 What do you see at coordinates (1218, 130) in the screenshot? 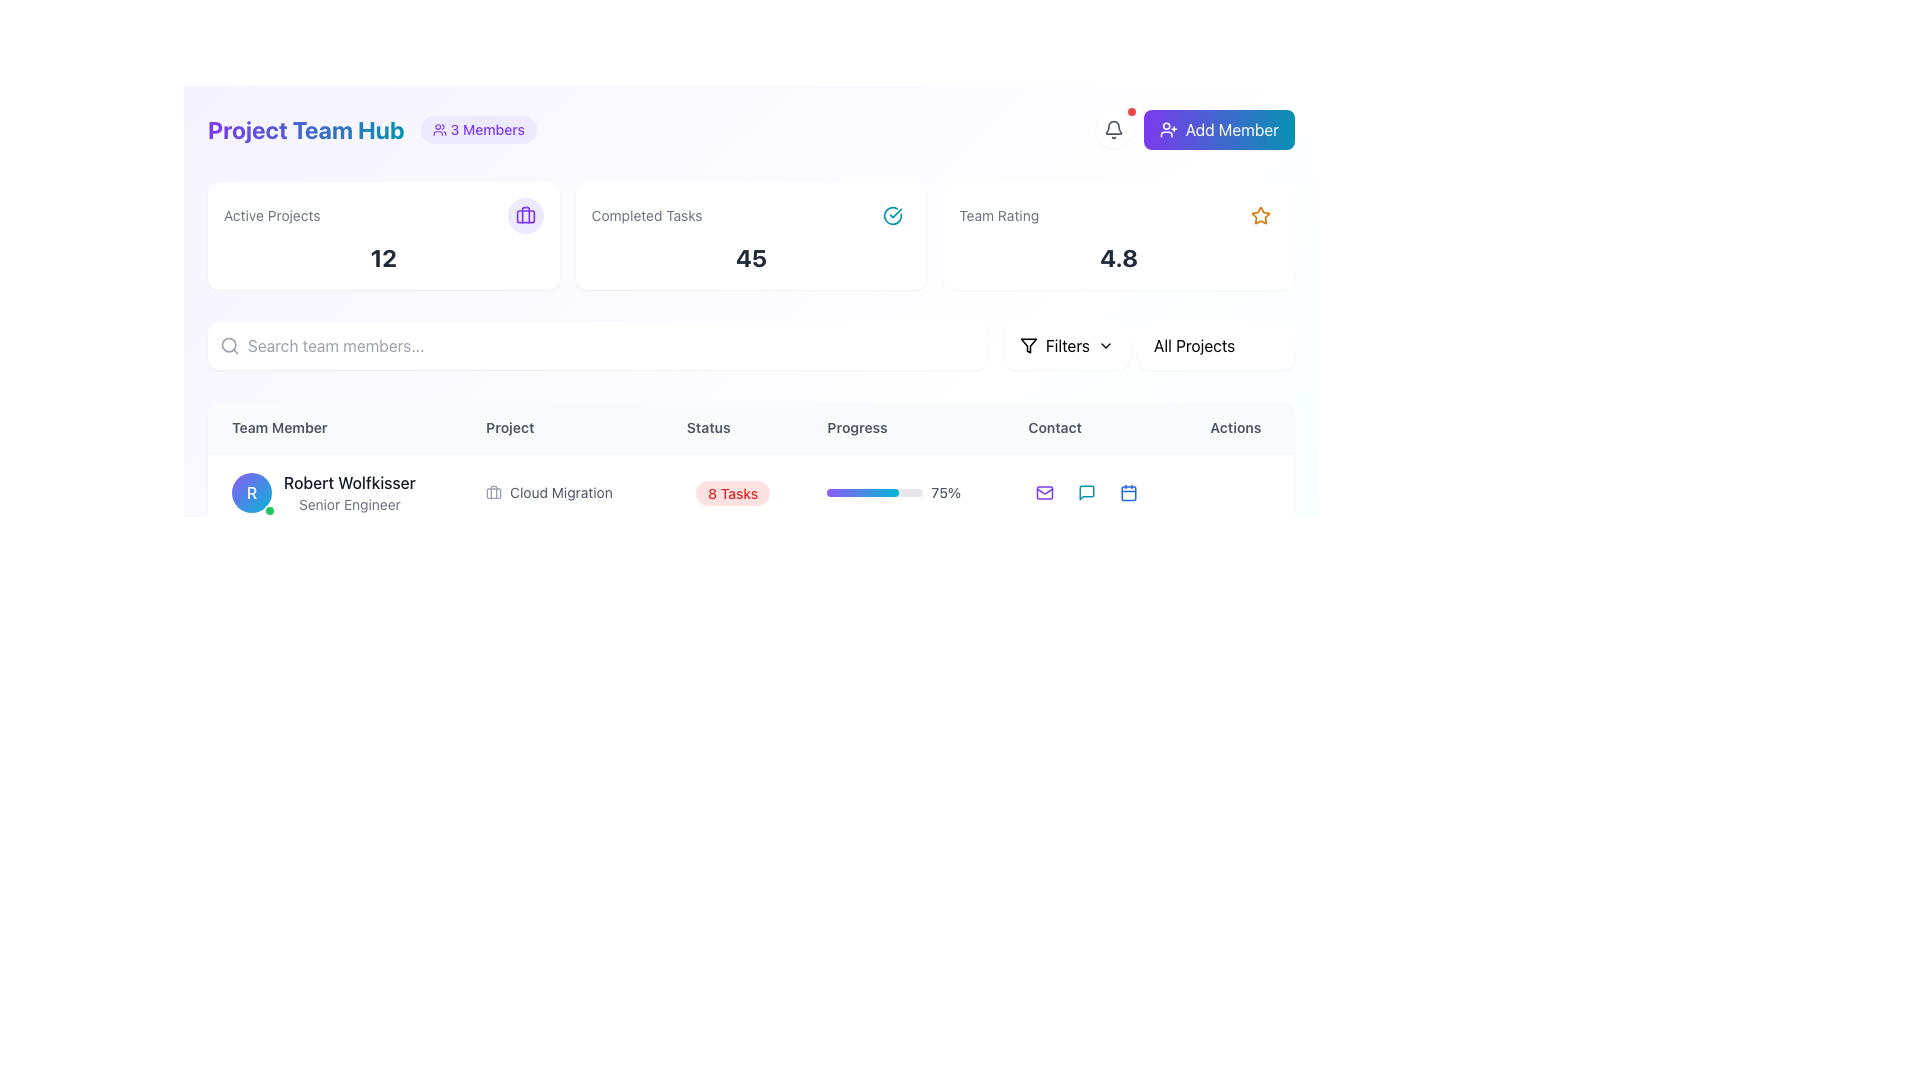
I see `the button located in the top-right corner of the interface, adjacent to the notification bell icon` at bounding box center [1218, 130].